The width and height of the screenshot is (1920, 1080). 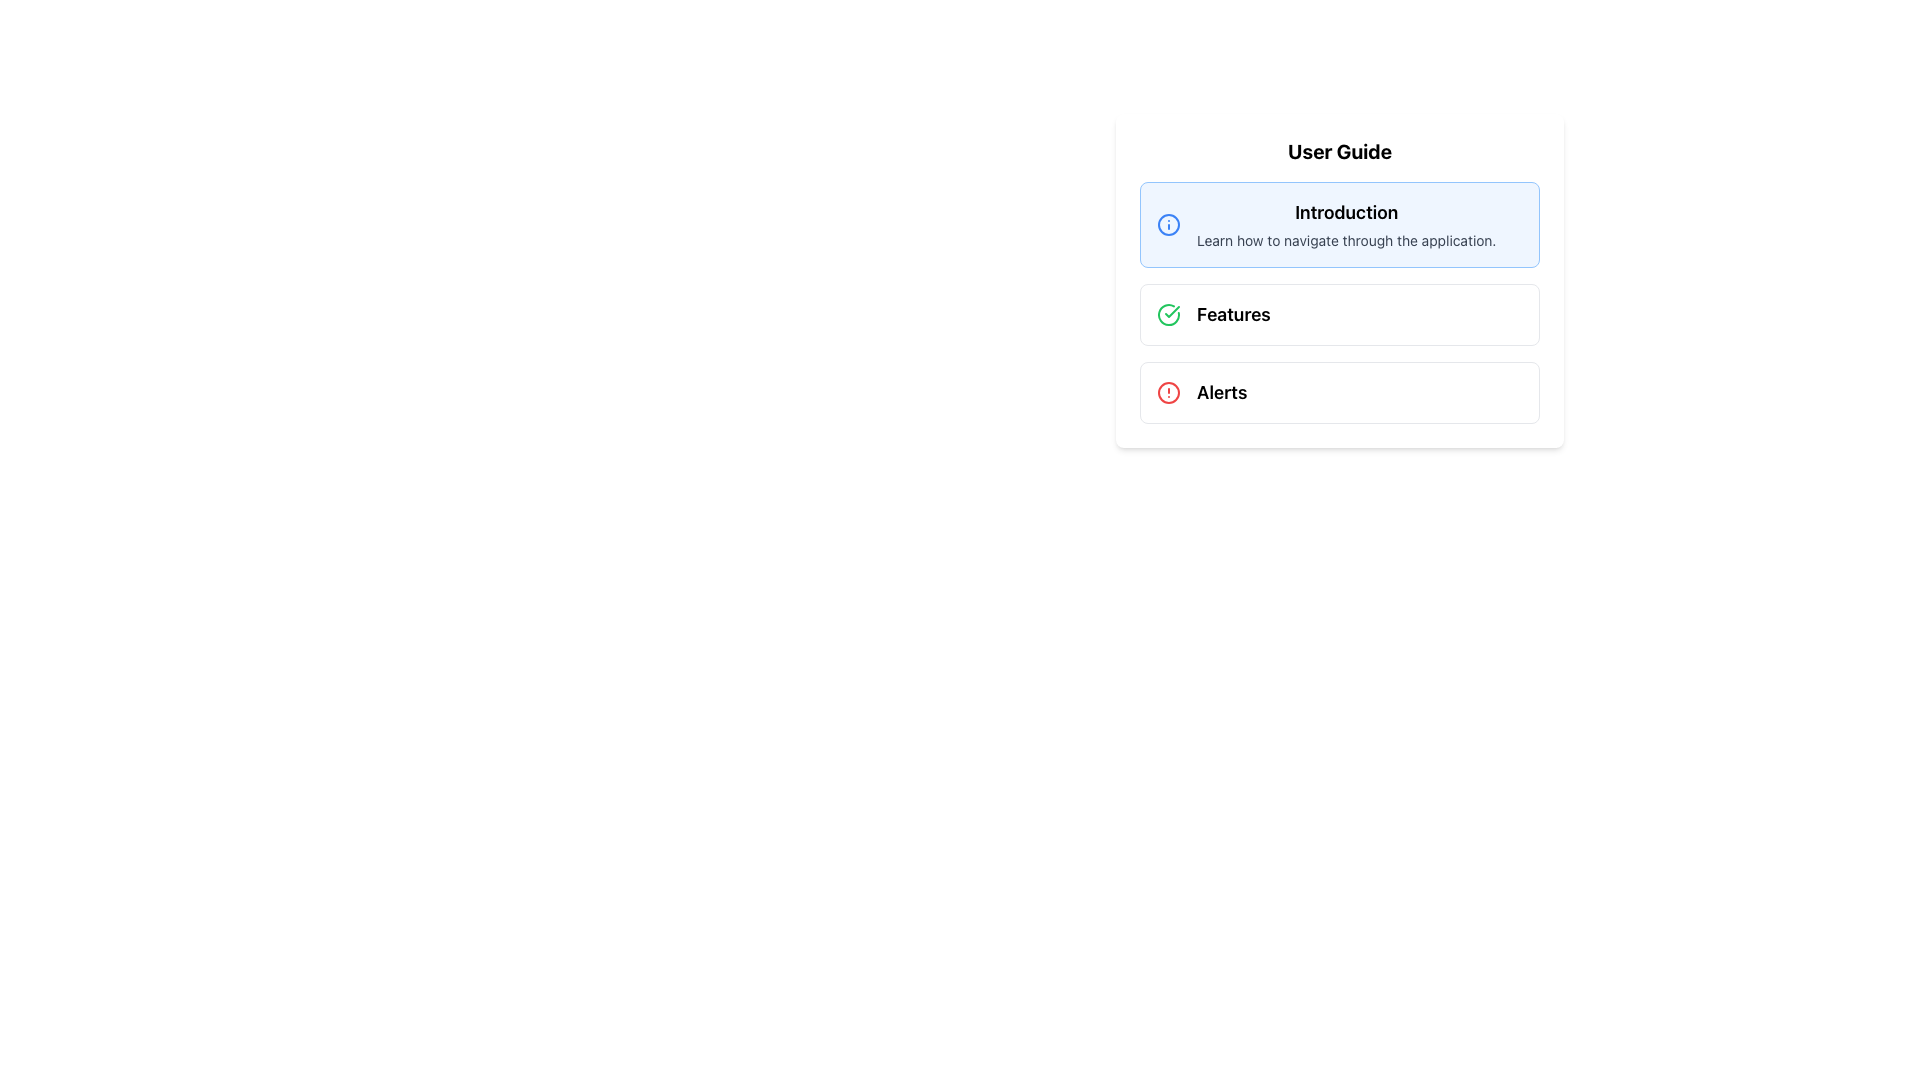 What do you see at coordinates (1169, 393) in the screenshot?
I see `SVG circle graphical component of the alert icon, which is positioned to the left of the 'Alerts' text in the vertical list` at bounding box center [1169, 393].